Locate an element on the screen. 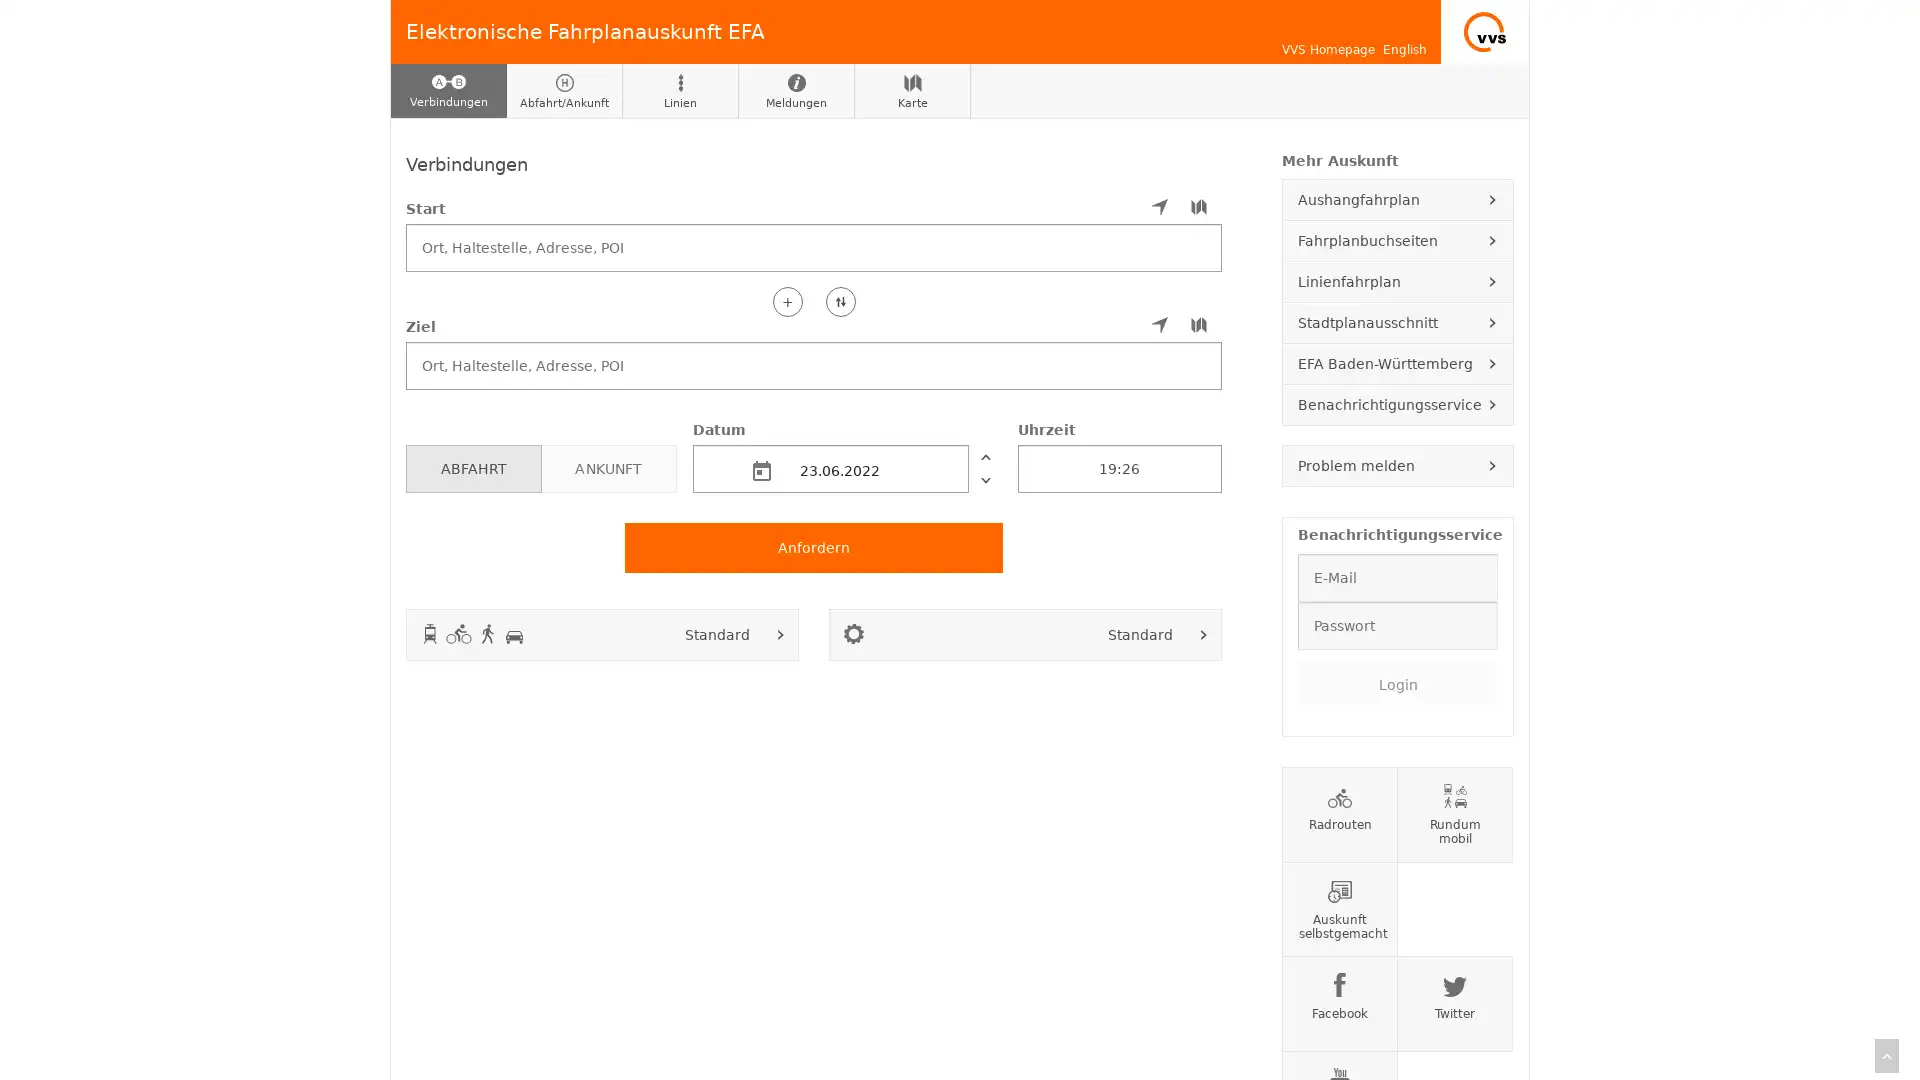 The image size is (1920, 1080). 23.06.2022 is located at coordinates (830, 467).